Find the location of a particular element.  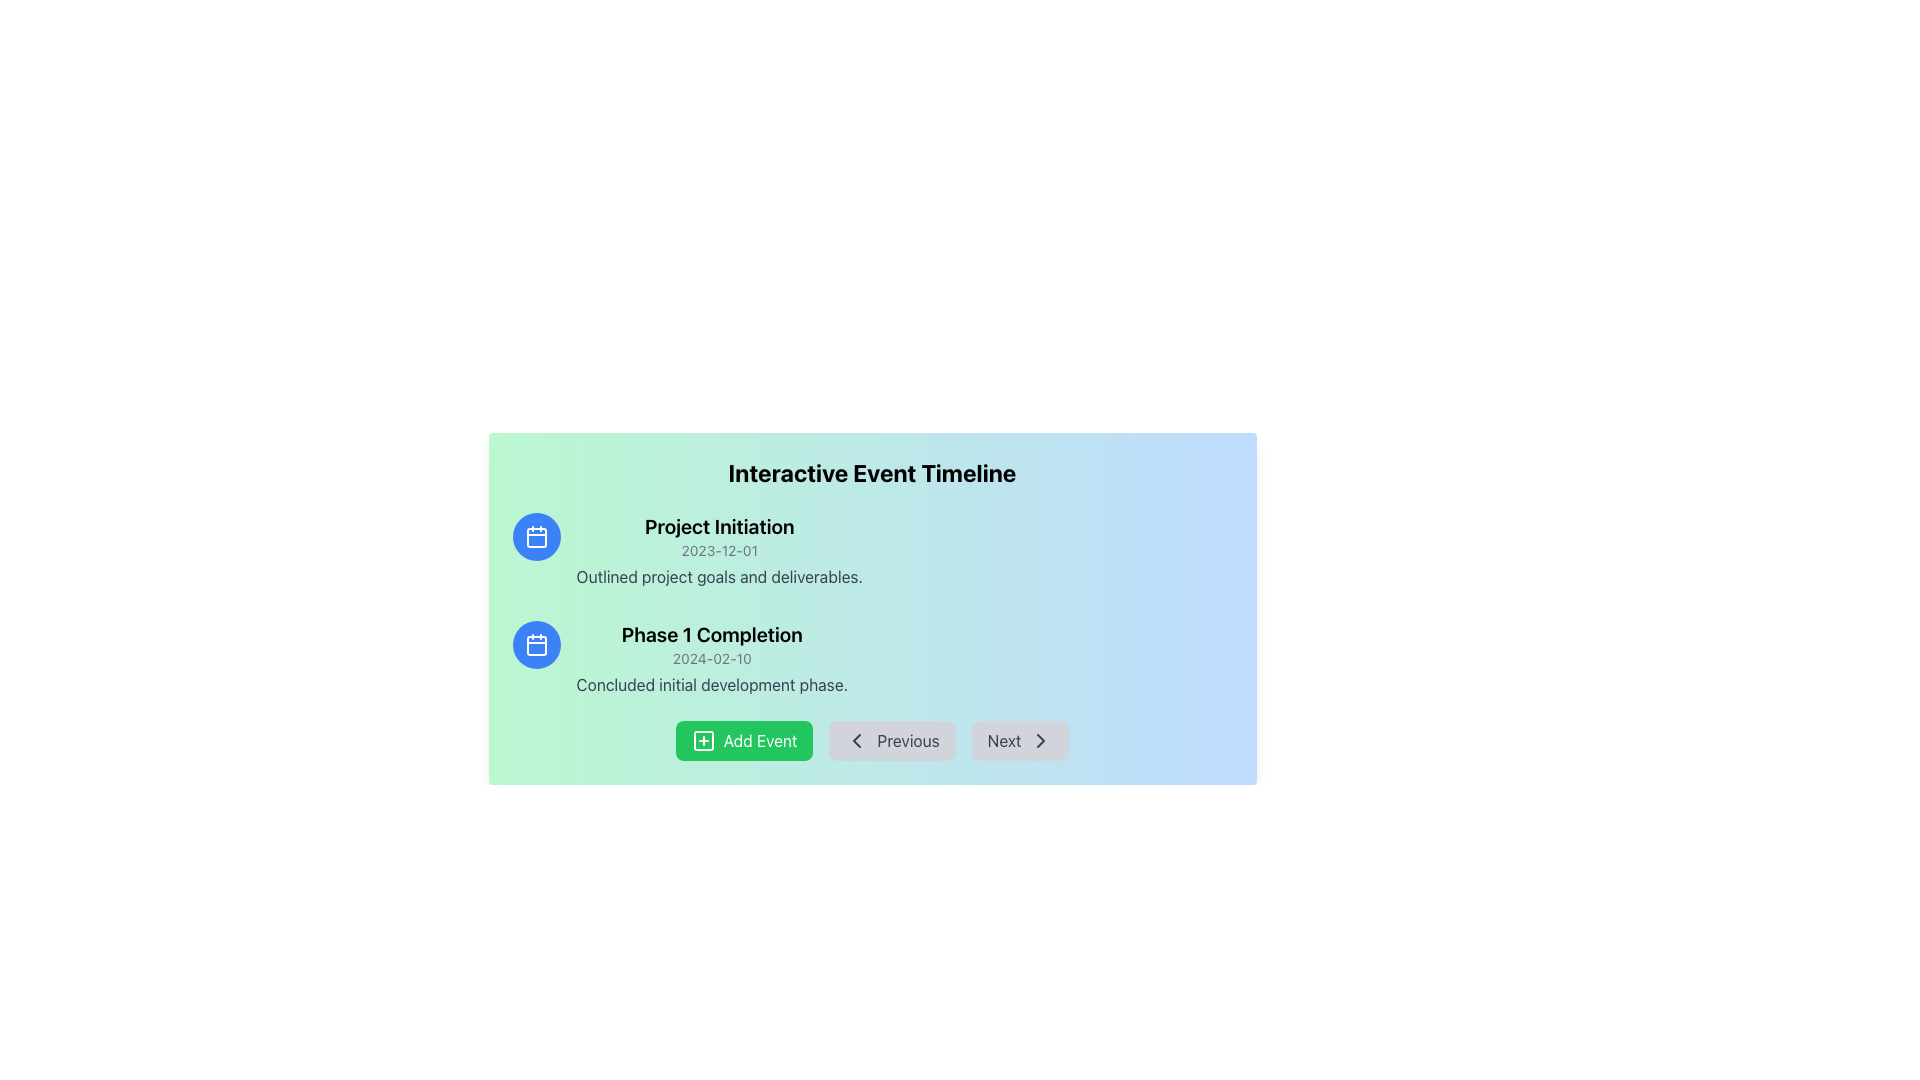

the 'Add Event' button, which has a green background, white text, and a plus icon, to observe the color change effect is located at coordinates (743, 740).